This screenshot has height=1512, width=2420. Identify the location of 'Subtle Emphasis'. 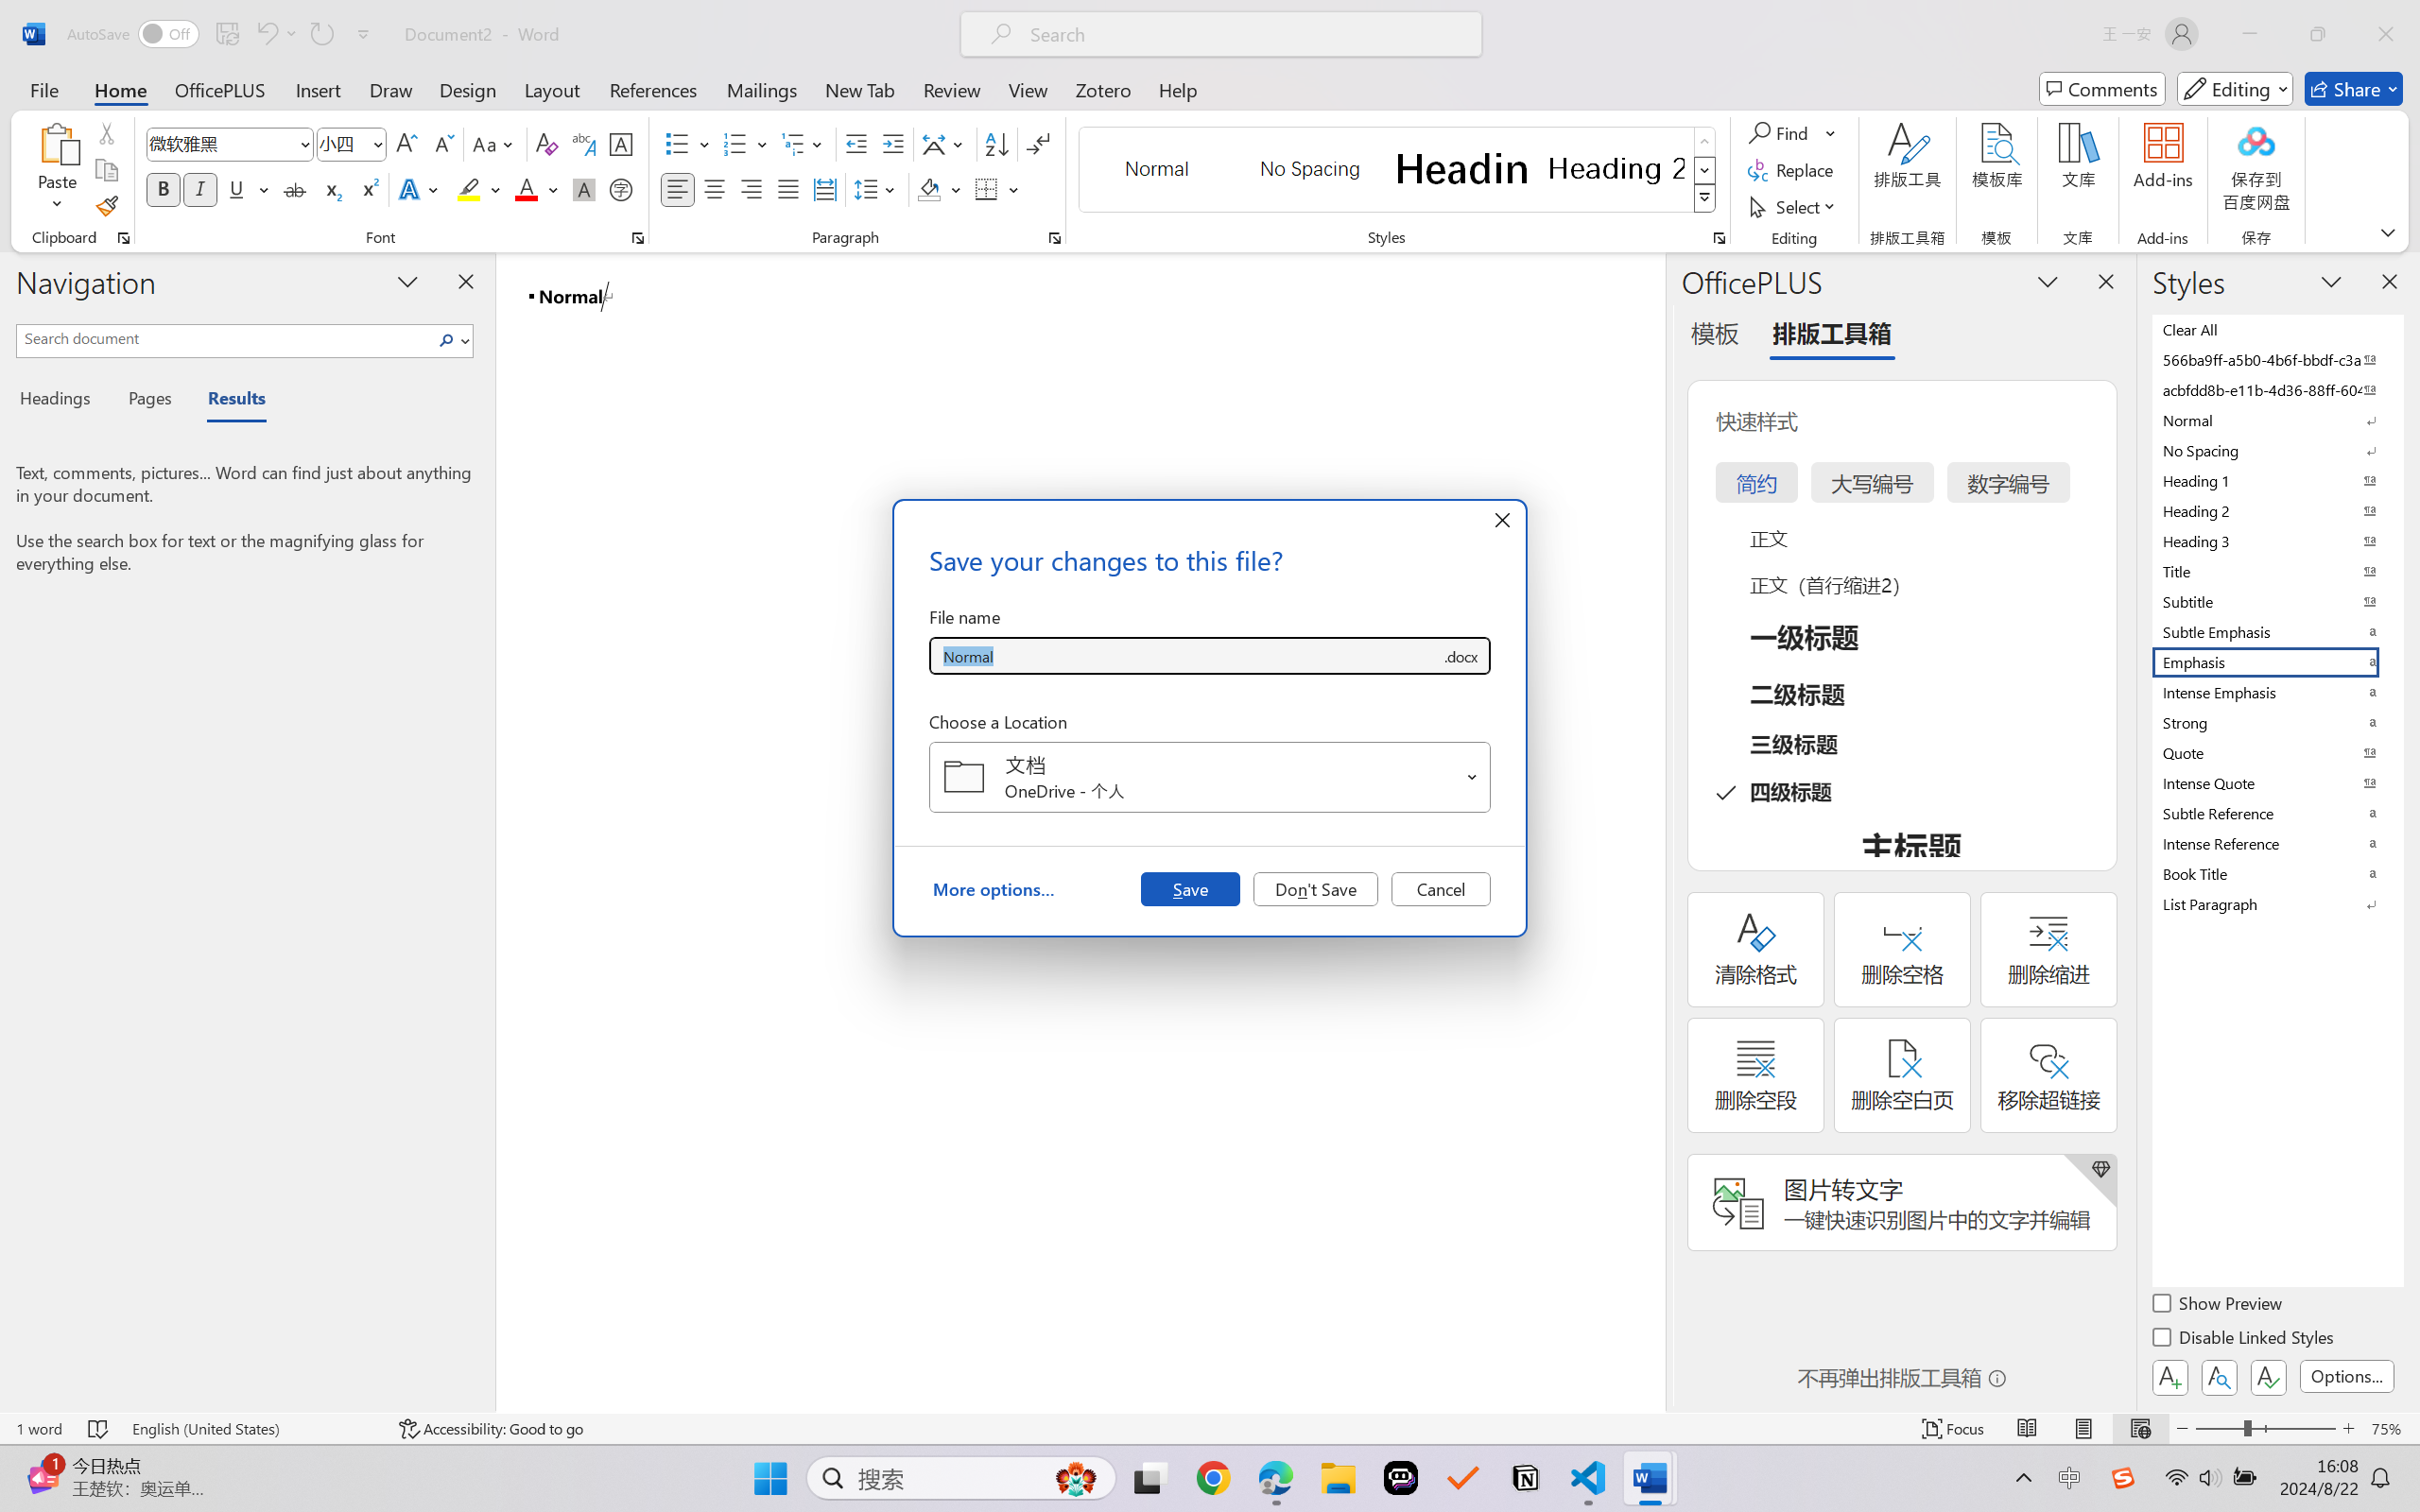
(2275, 631).